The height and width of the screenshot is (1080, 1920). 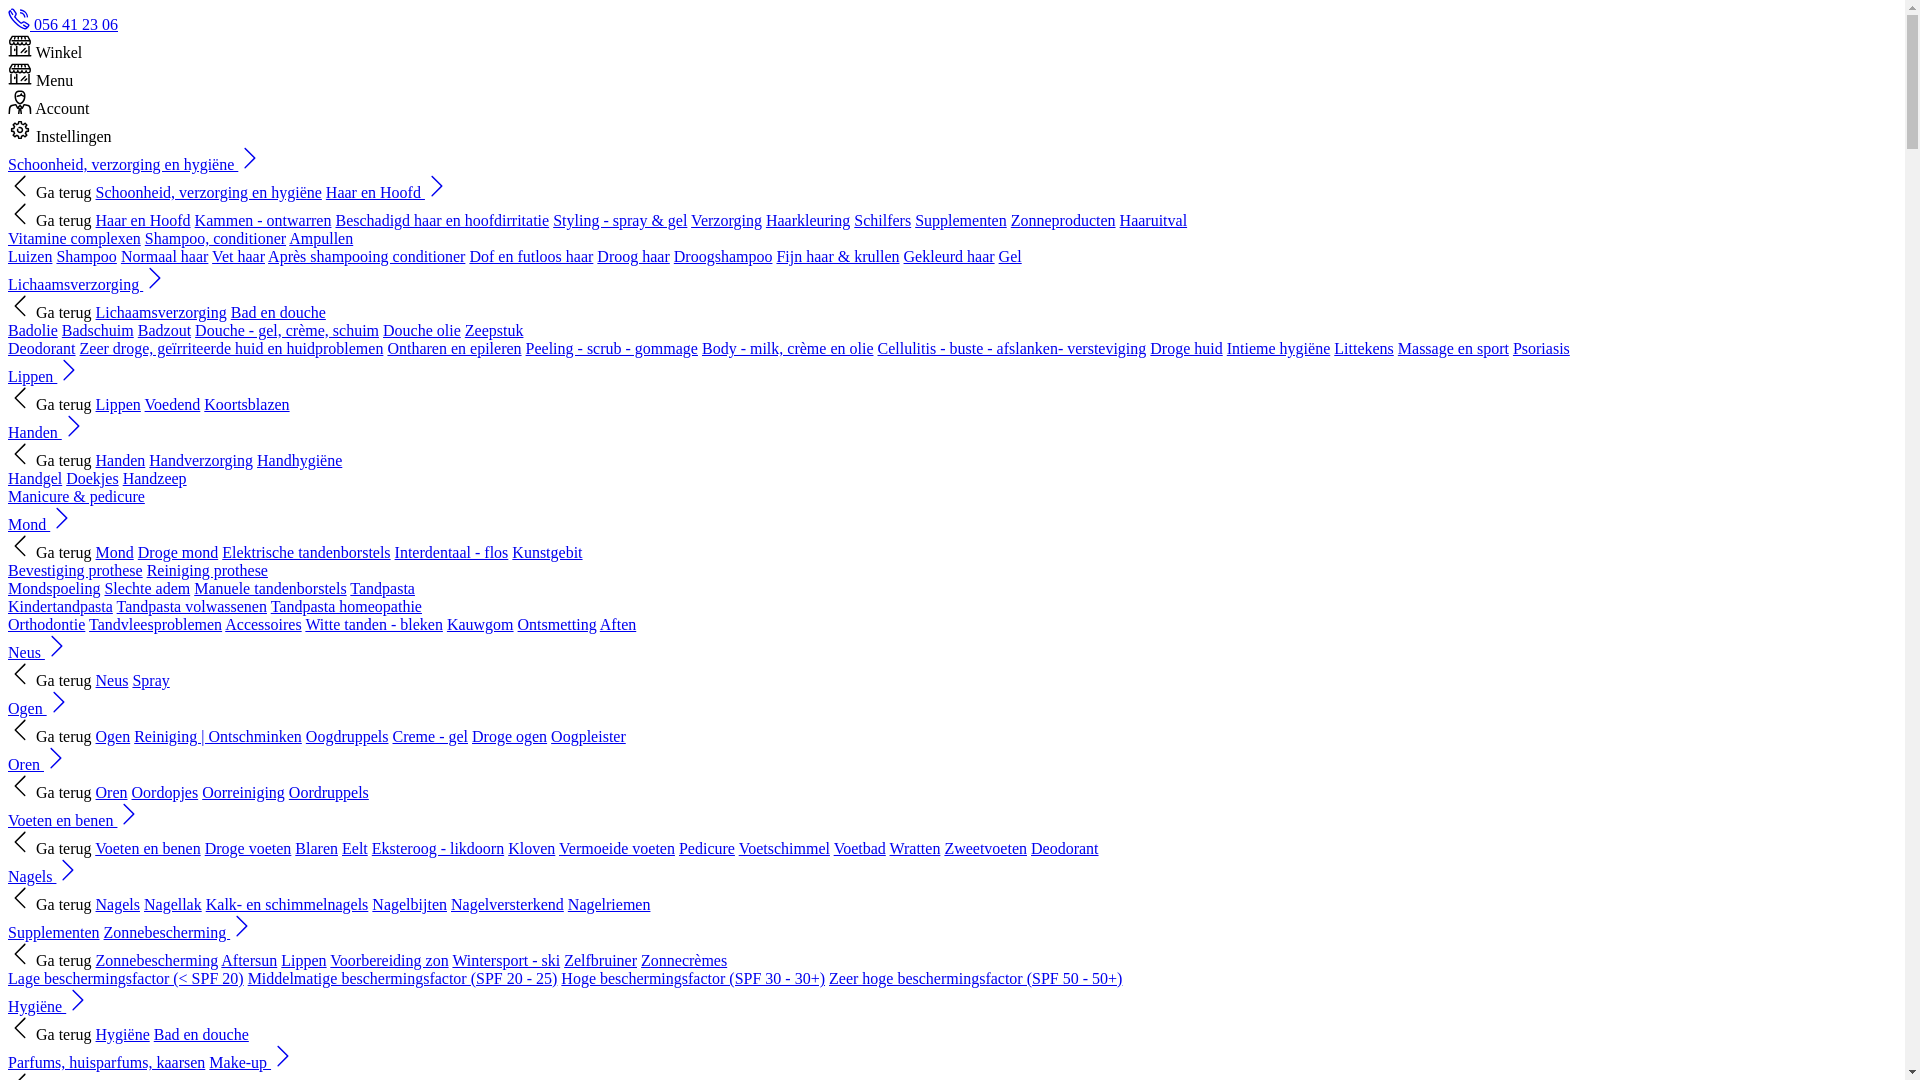 What do you see at coordinates (105, 1061) in the screenshot?
I see `'Parfums, huisparfums, kaarsen'` at bounding box center [105, 1061].